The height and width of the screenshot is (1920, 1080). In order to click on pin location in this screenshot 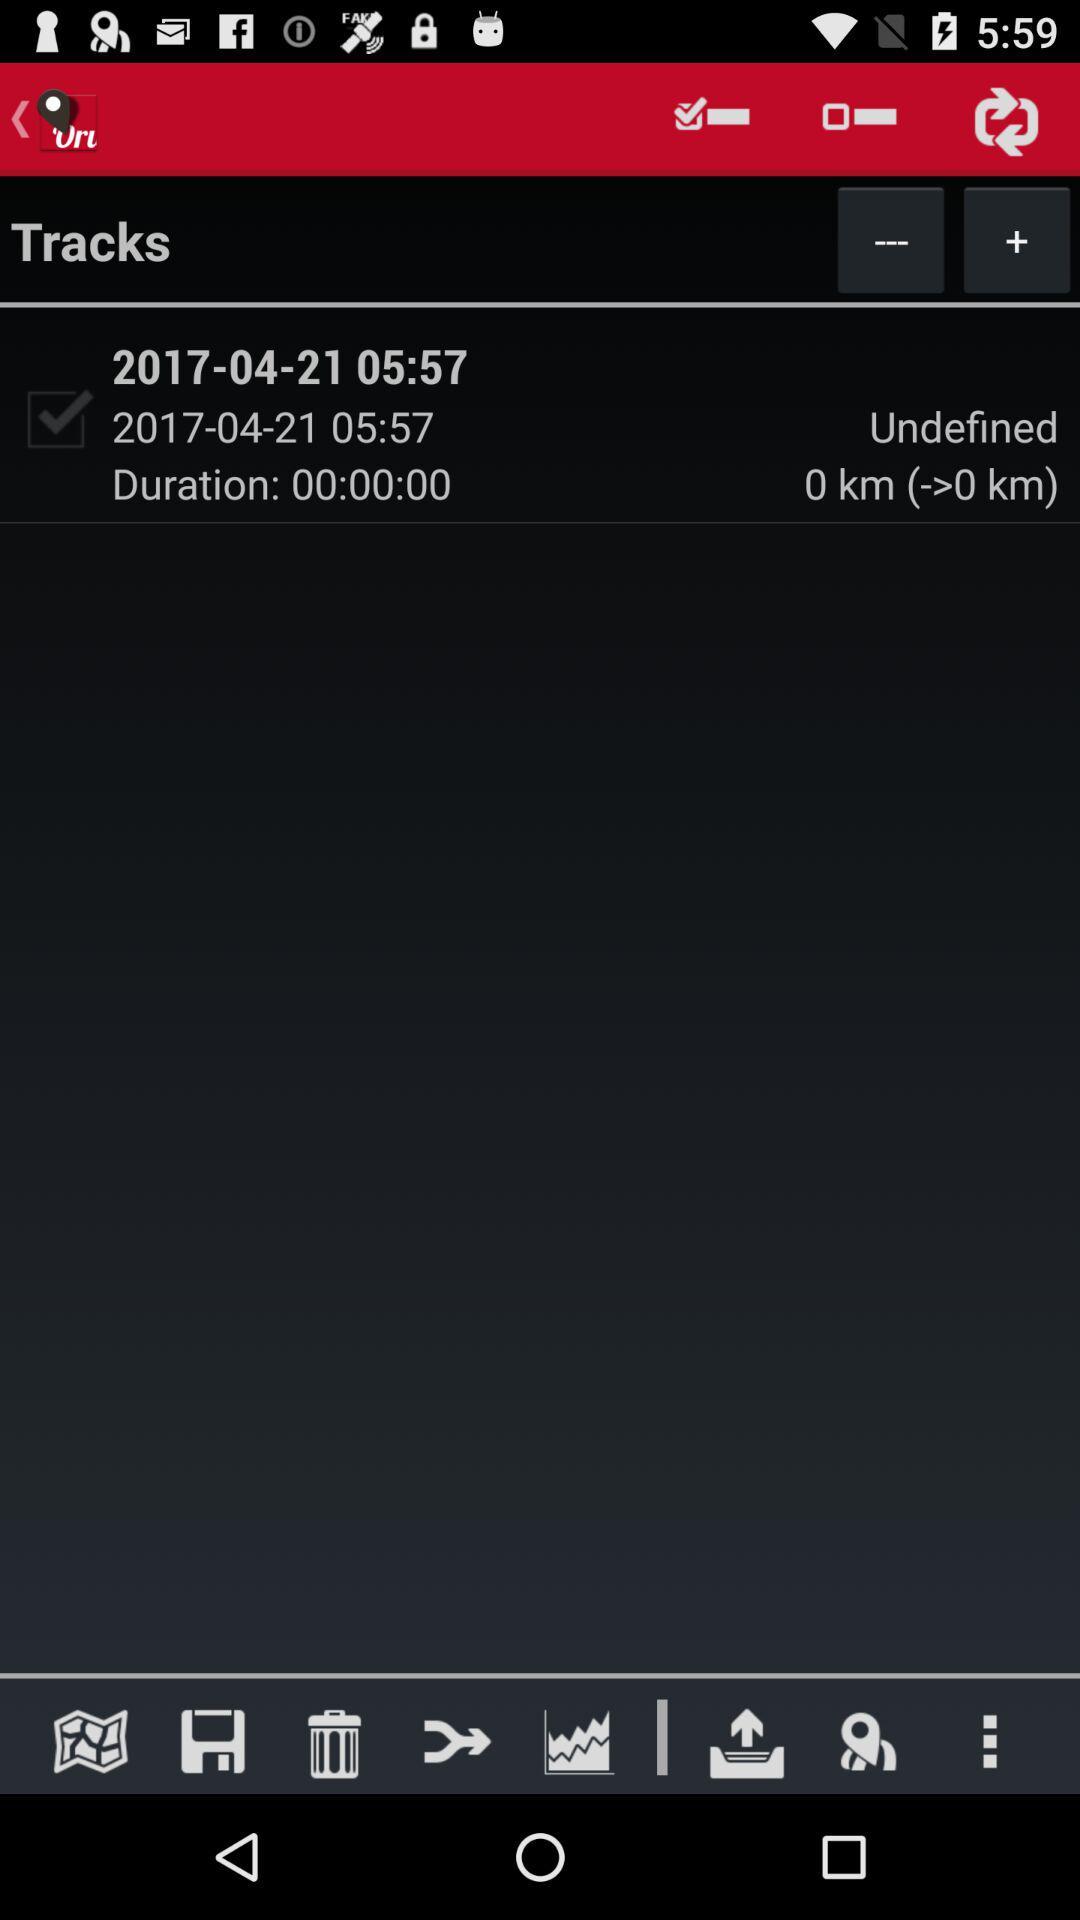, I will do `click(867, 1740)`.